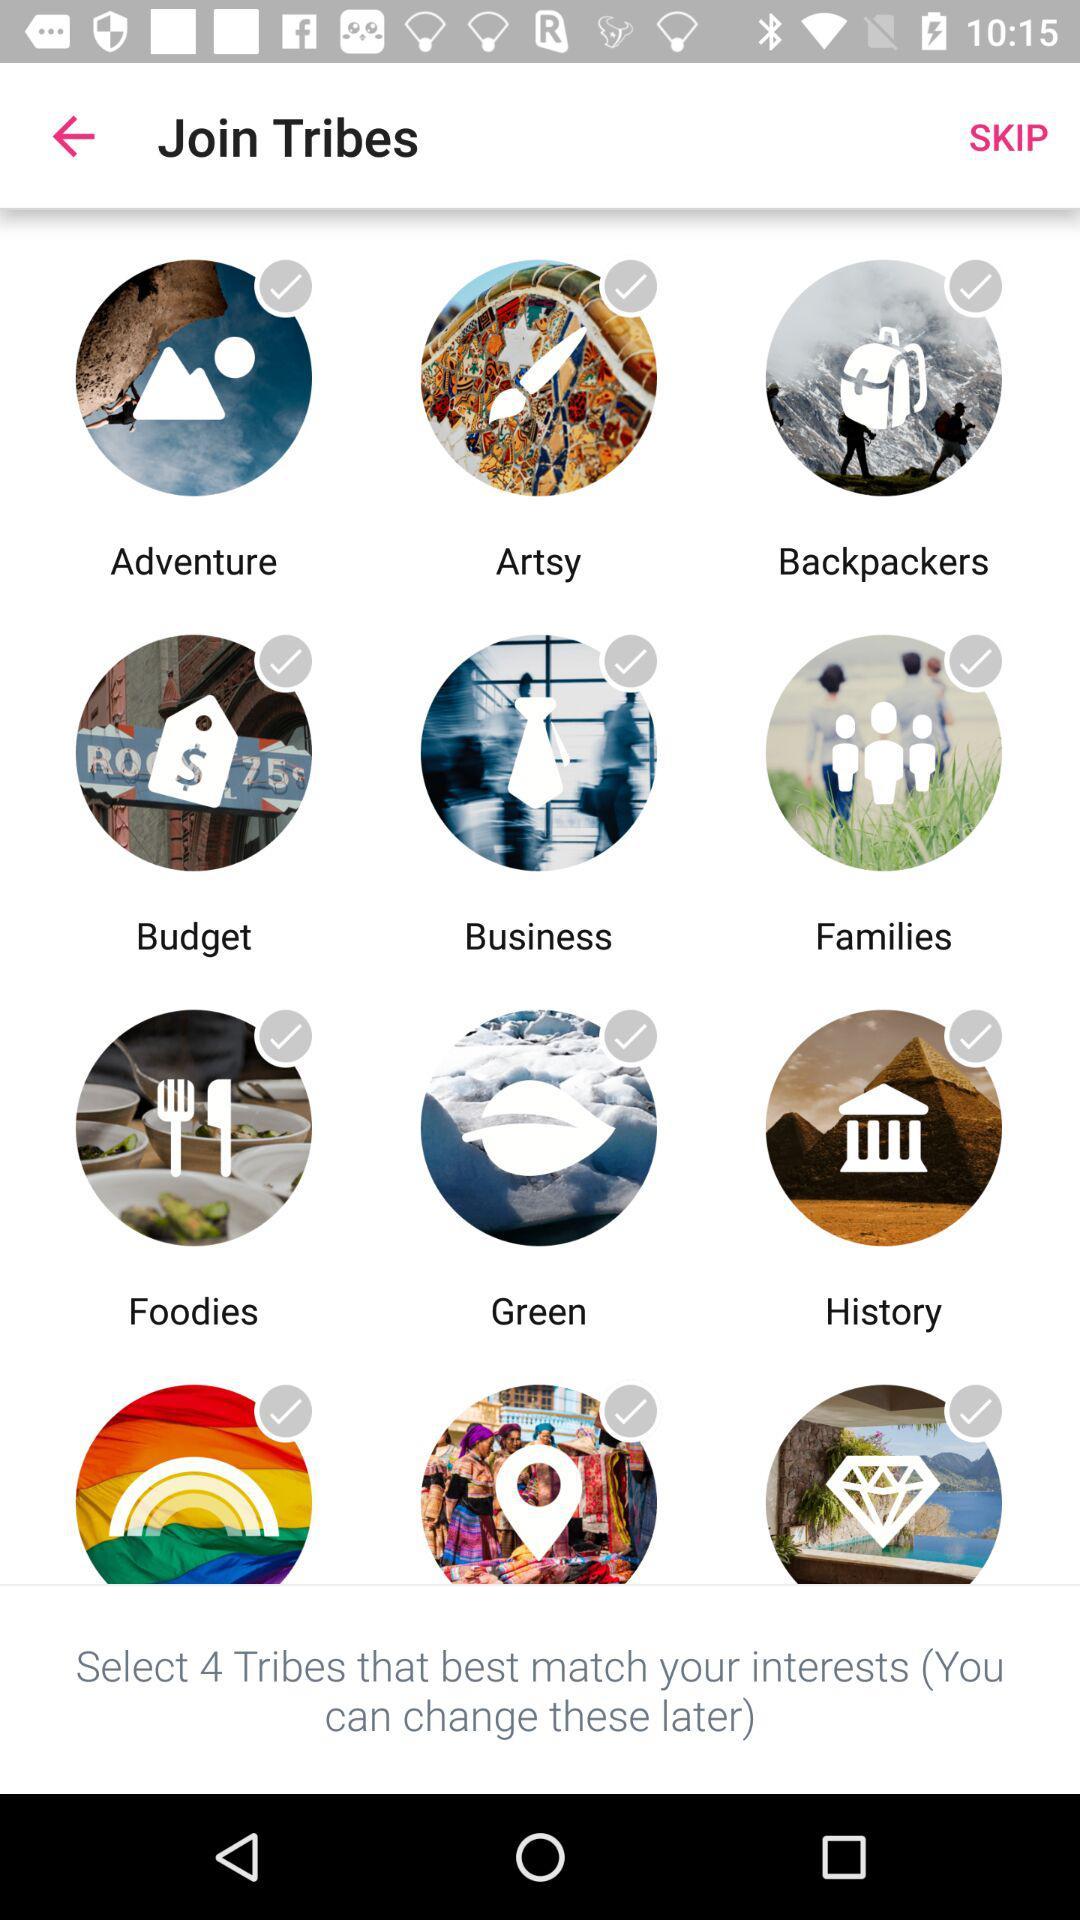 Image resolution: width=1080 pixels, height=1920 pixels. I want to click on a select option, so click(537, 372).